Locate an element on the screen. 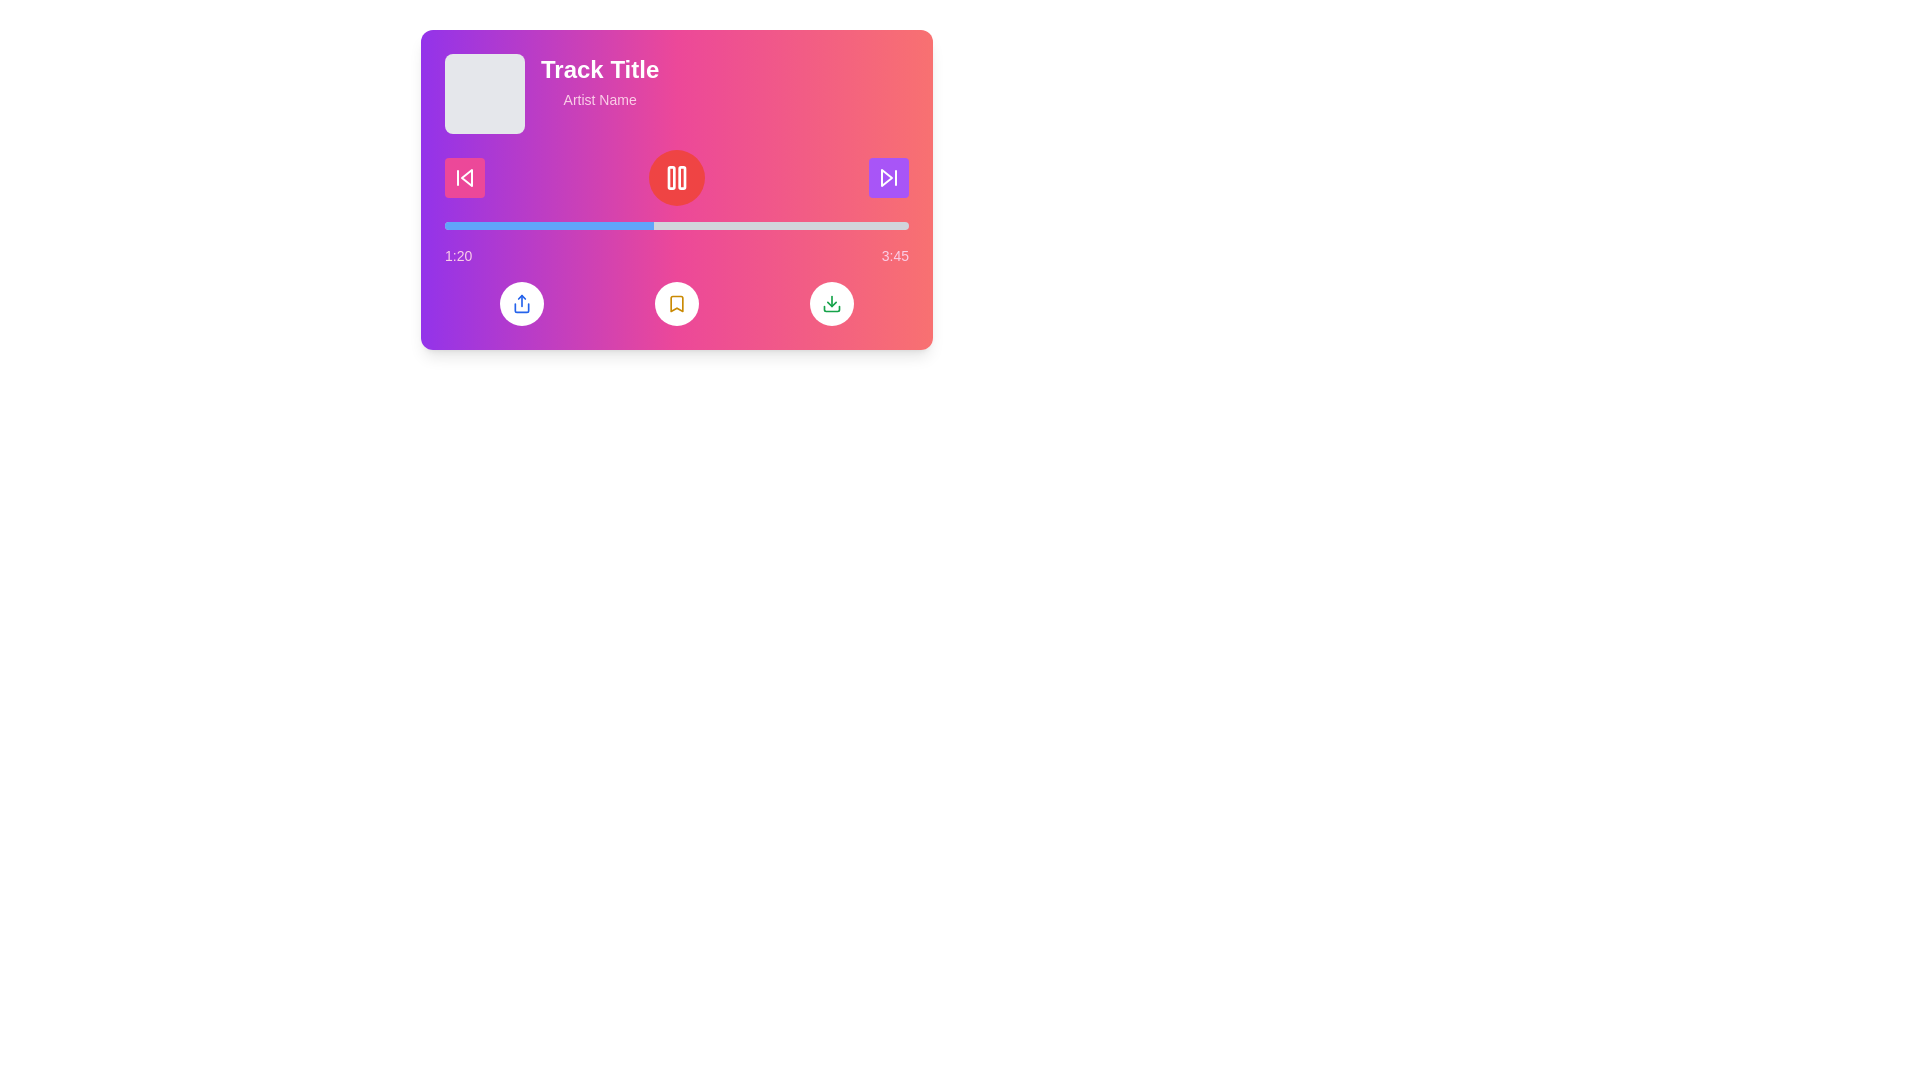  the share icon button, which is a blue icon within a circular white button located in the bottom left area of the music player interface is located at coordinates (522, 304).